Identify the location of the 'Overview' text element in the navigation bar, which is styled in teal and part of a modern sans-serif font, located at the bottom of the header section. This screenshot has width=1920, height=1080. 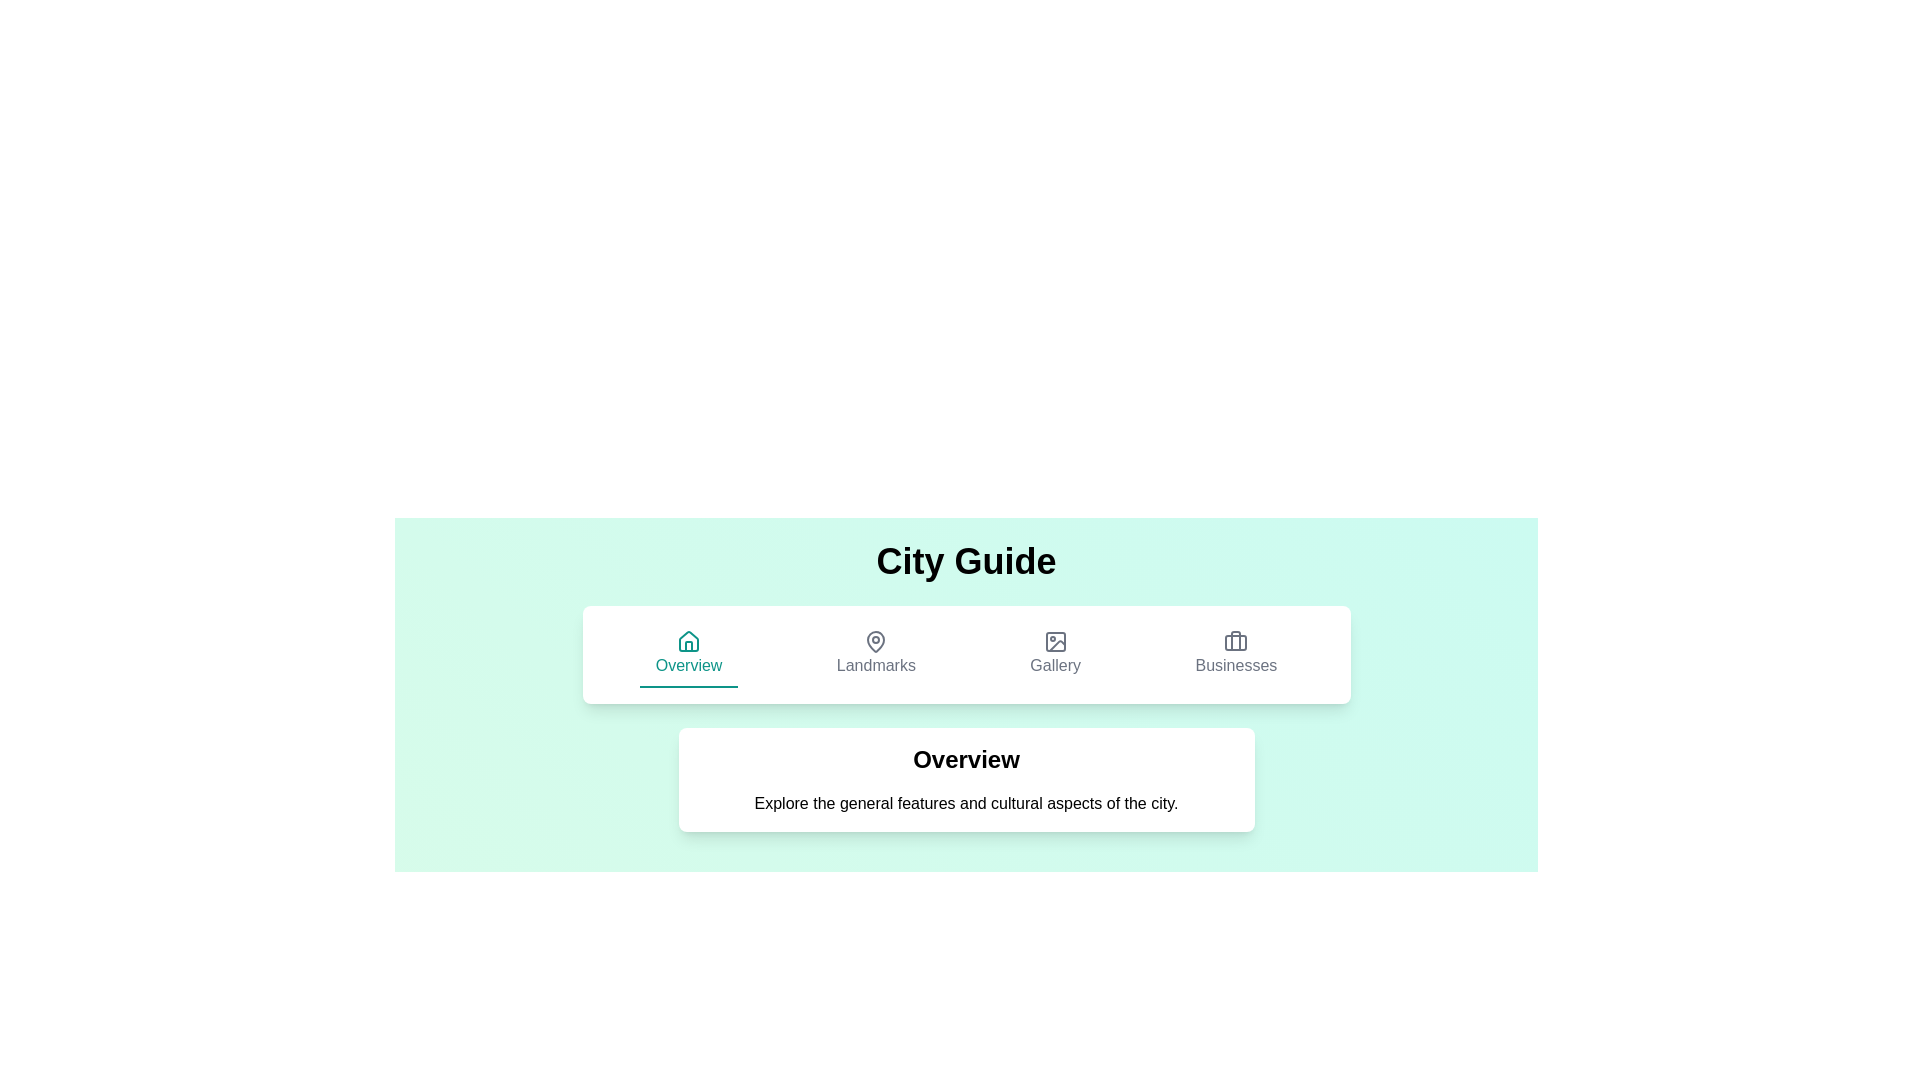
(689, 666).